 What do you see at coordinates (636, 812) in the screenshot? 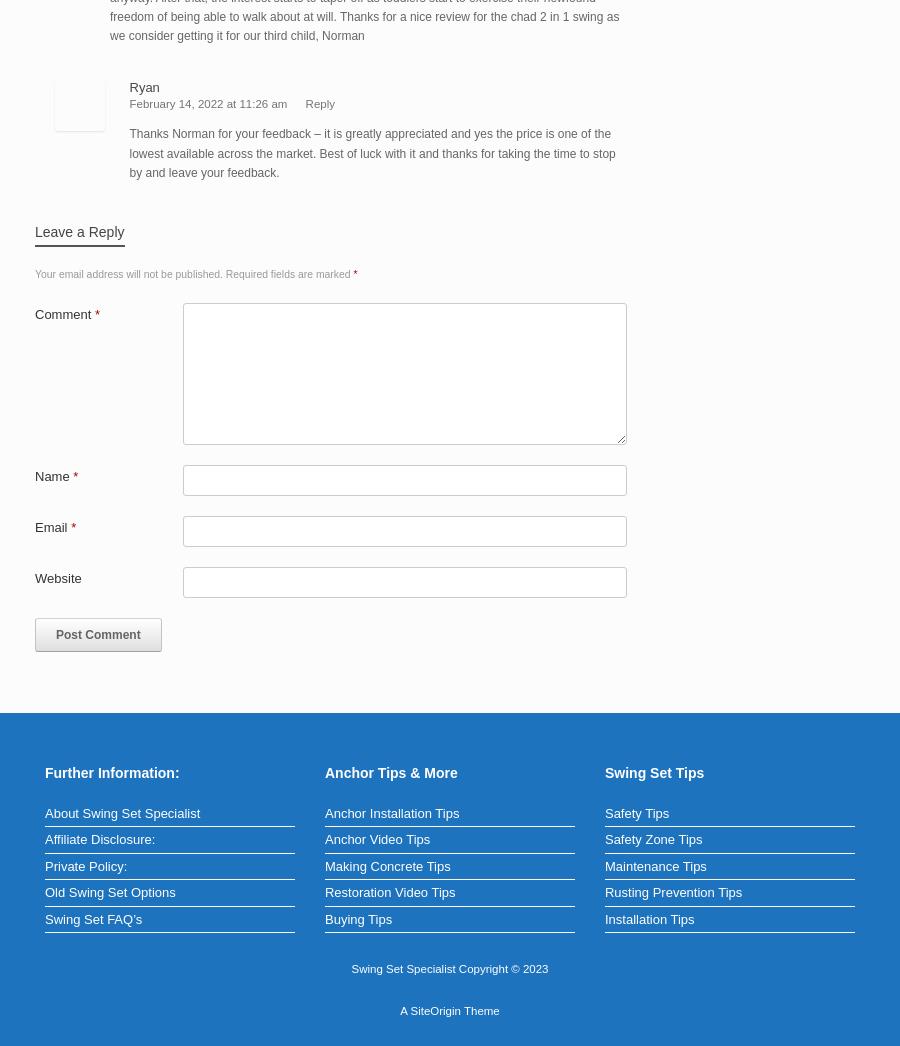
I see `'Safety Tips'` at bounding box center [636, 812].